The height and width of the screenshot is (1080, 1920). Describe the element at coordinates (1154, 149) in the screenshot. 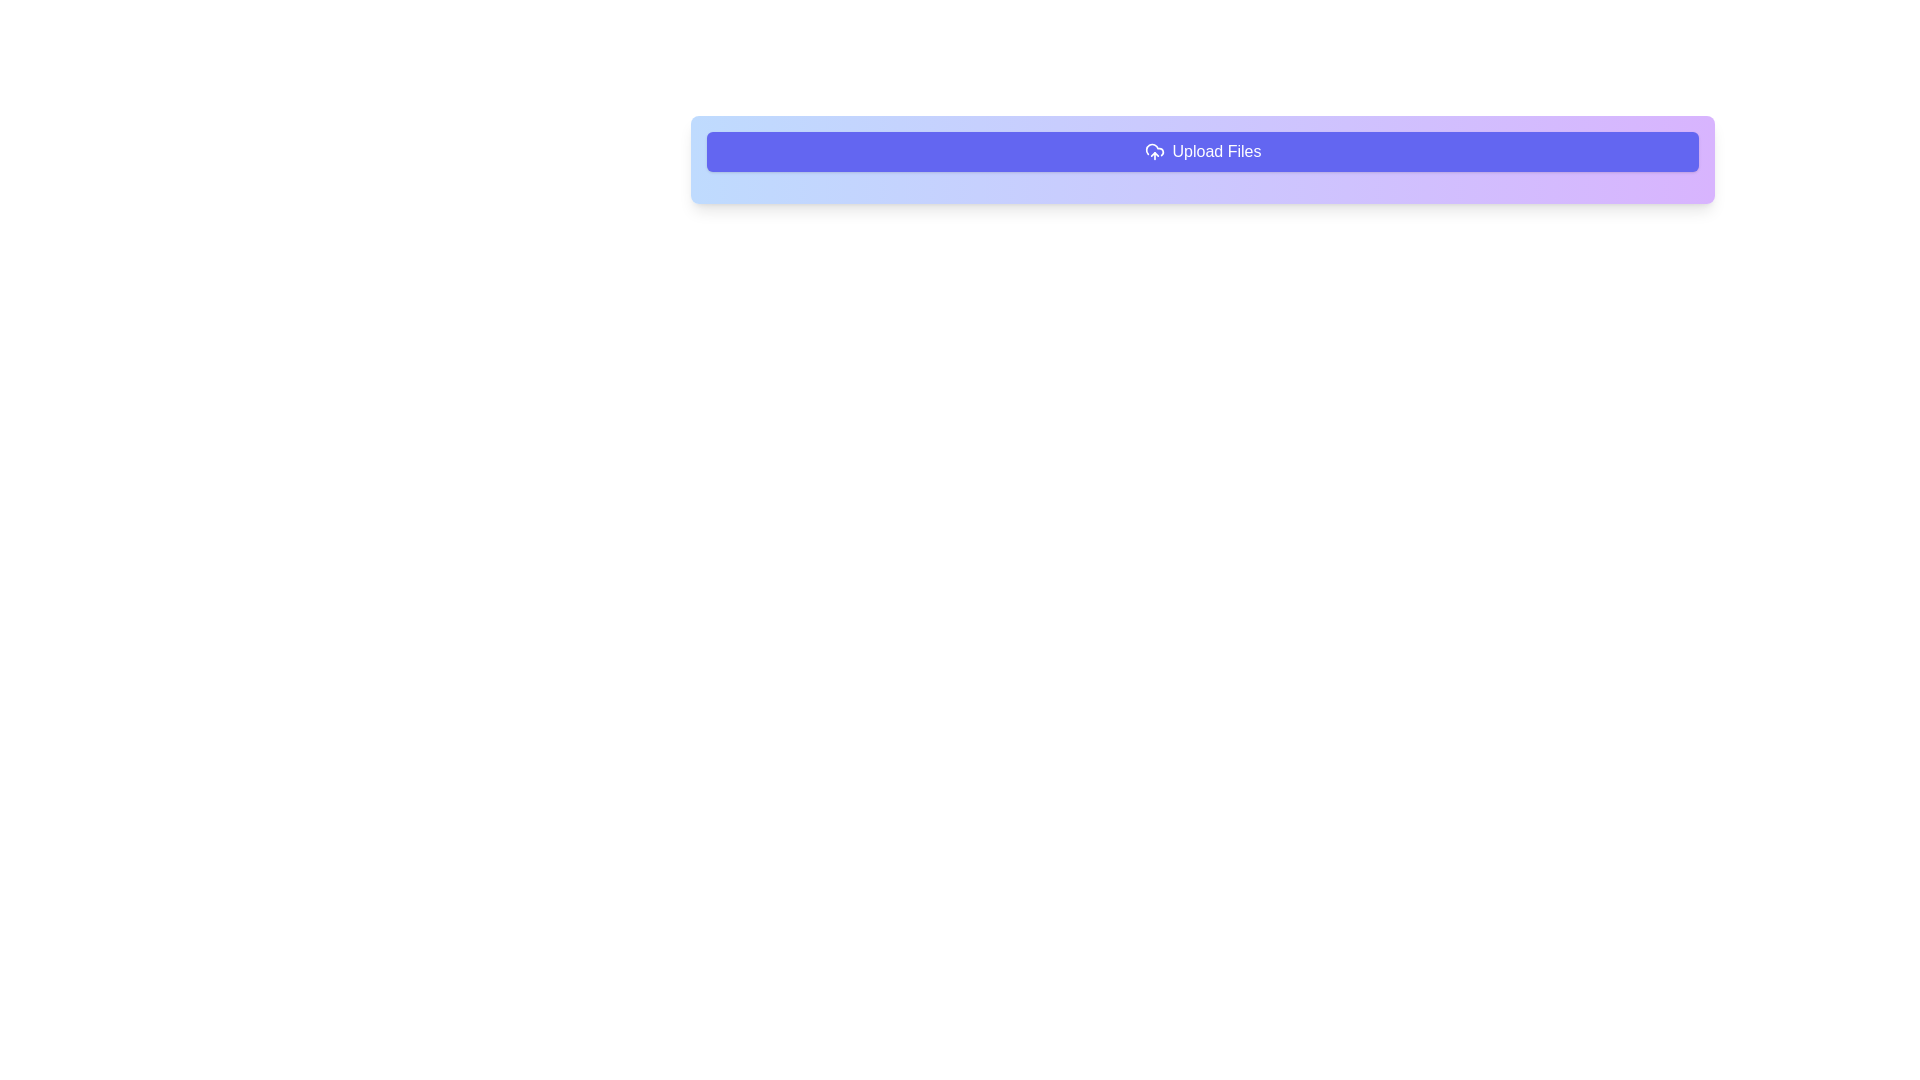

I see `the cloud outline icon located to the left of the 'Upload Files' button` at that location.